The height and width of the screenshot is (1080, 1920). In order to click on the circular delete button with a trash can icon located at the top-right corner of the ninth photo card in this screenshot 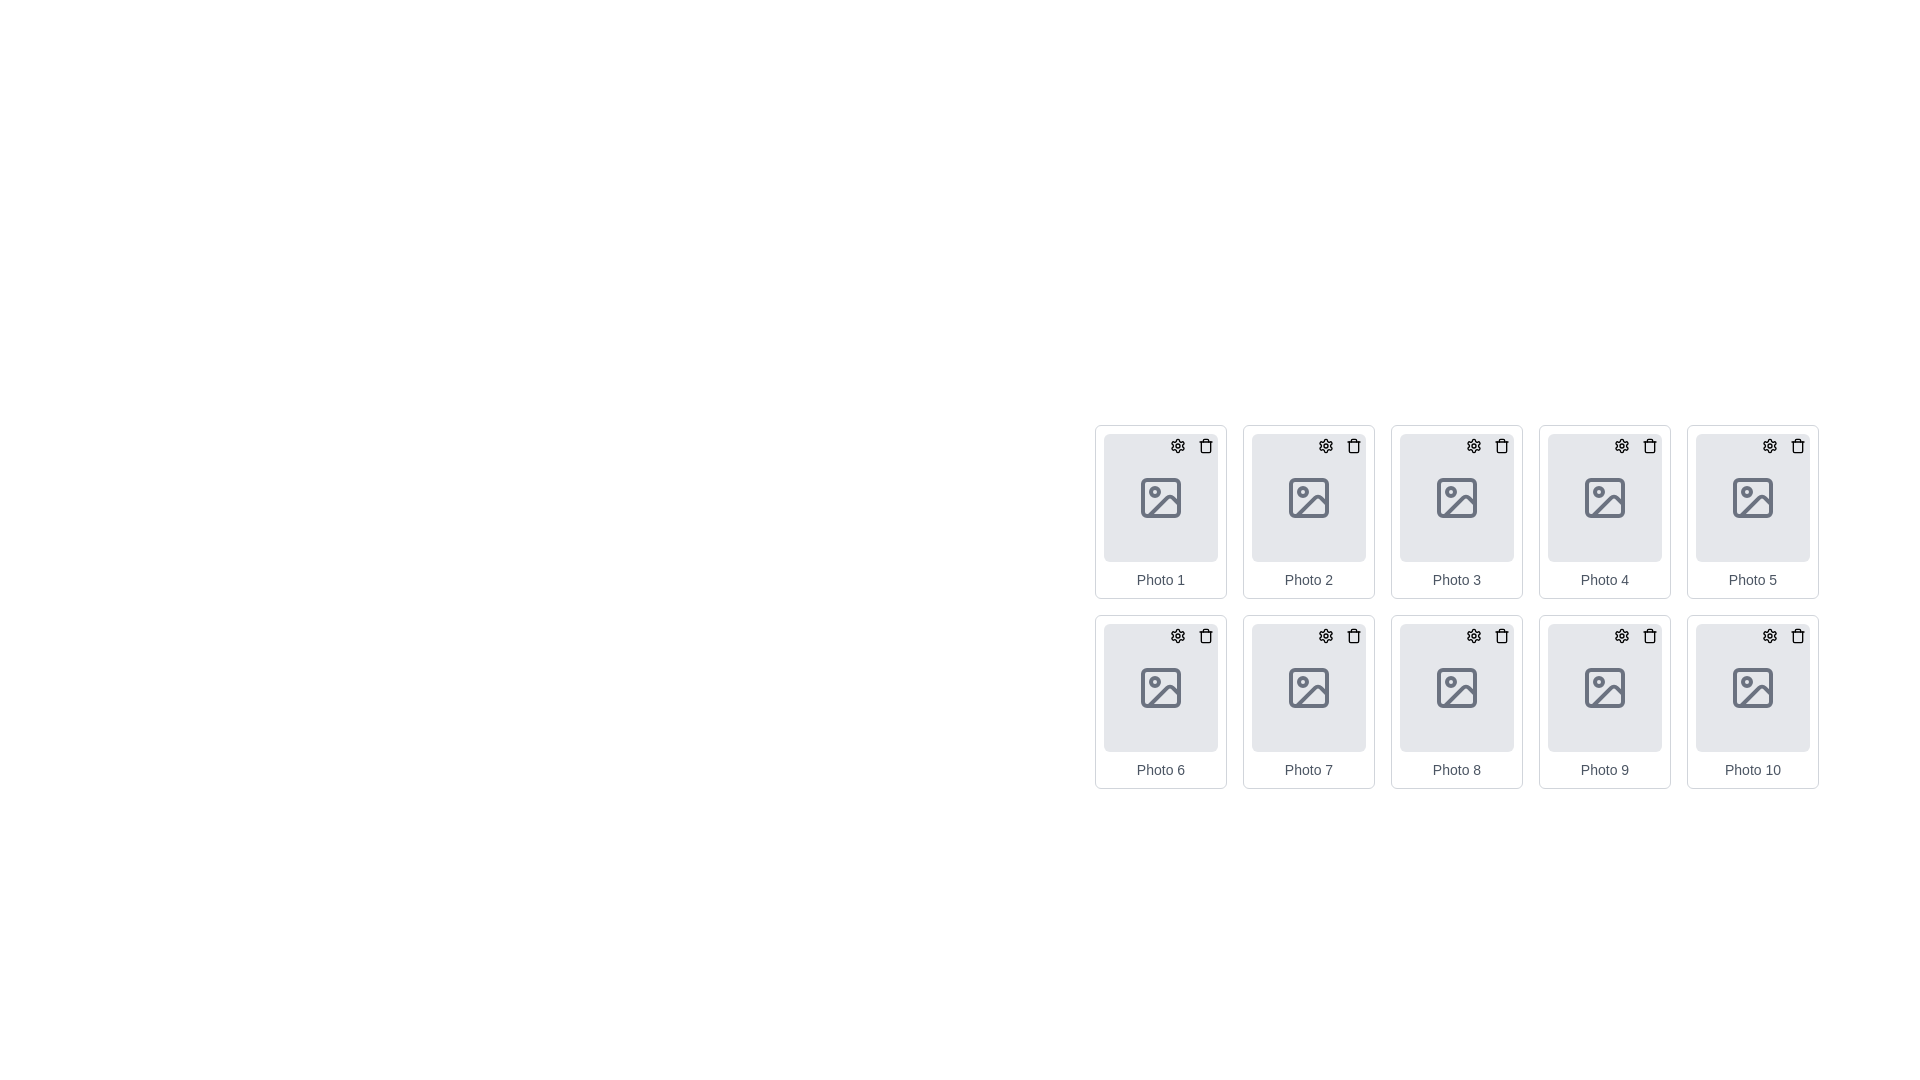, I will do `click(1650, 636)`.